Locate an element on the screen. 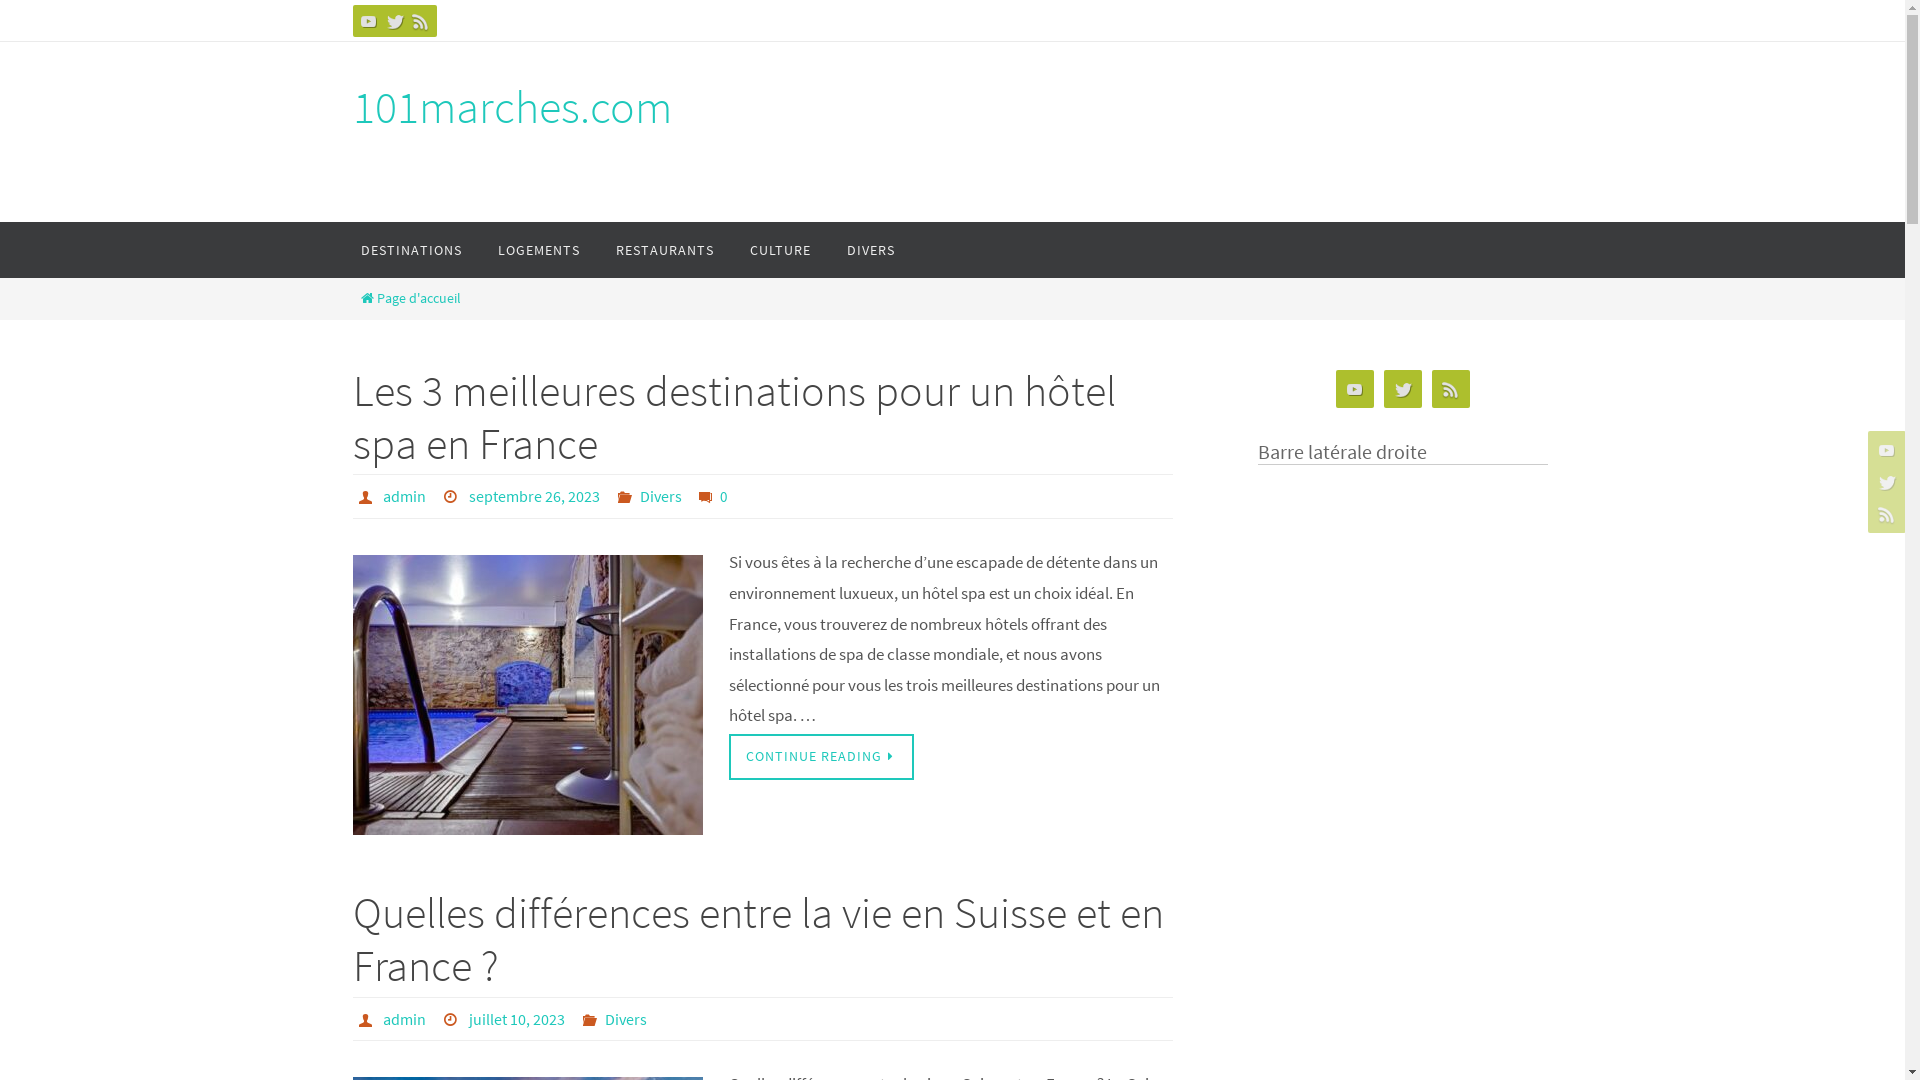  'DESTINATIONS' is located at coordinates (409, 249).